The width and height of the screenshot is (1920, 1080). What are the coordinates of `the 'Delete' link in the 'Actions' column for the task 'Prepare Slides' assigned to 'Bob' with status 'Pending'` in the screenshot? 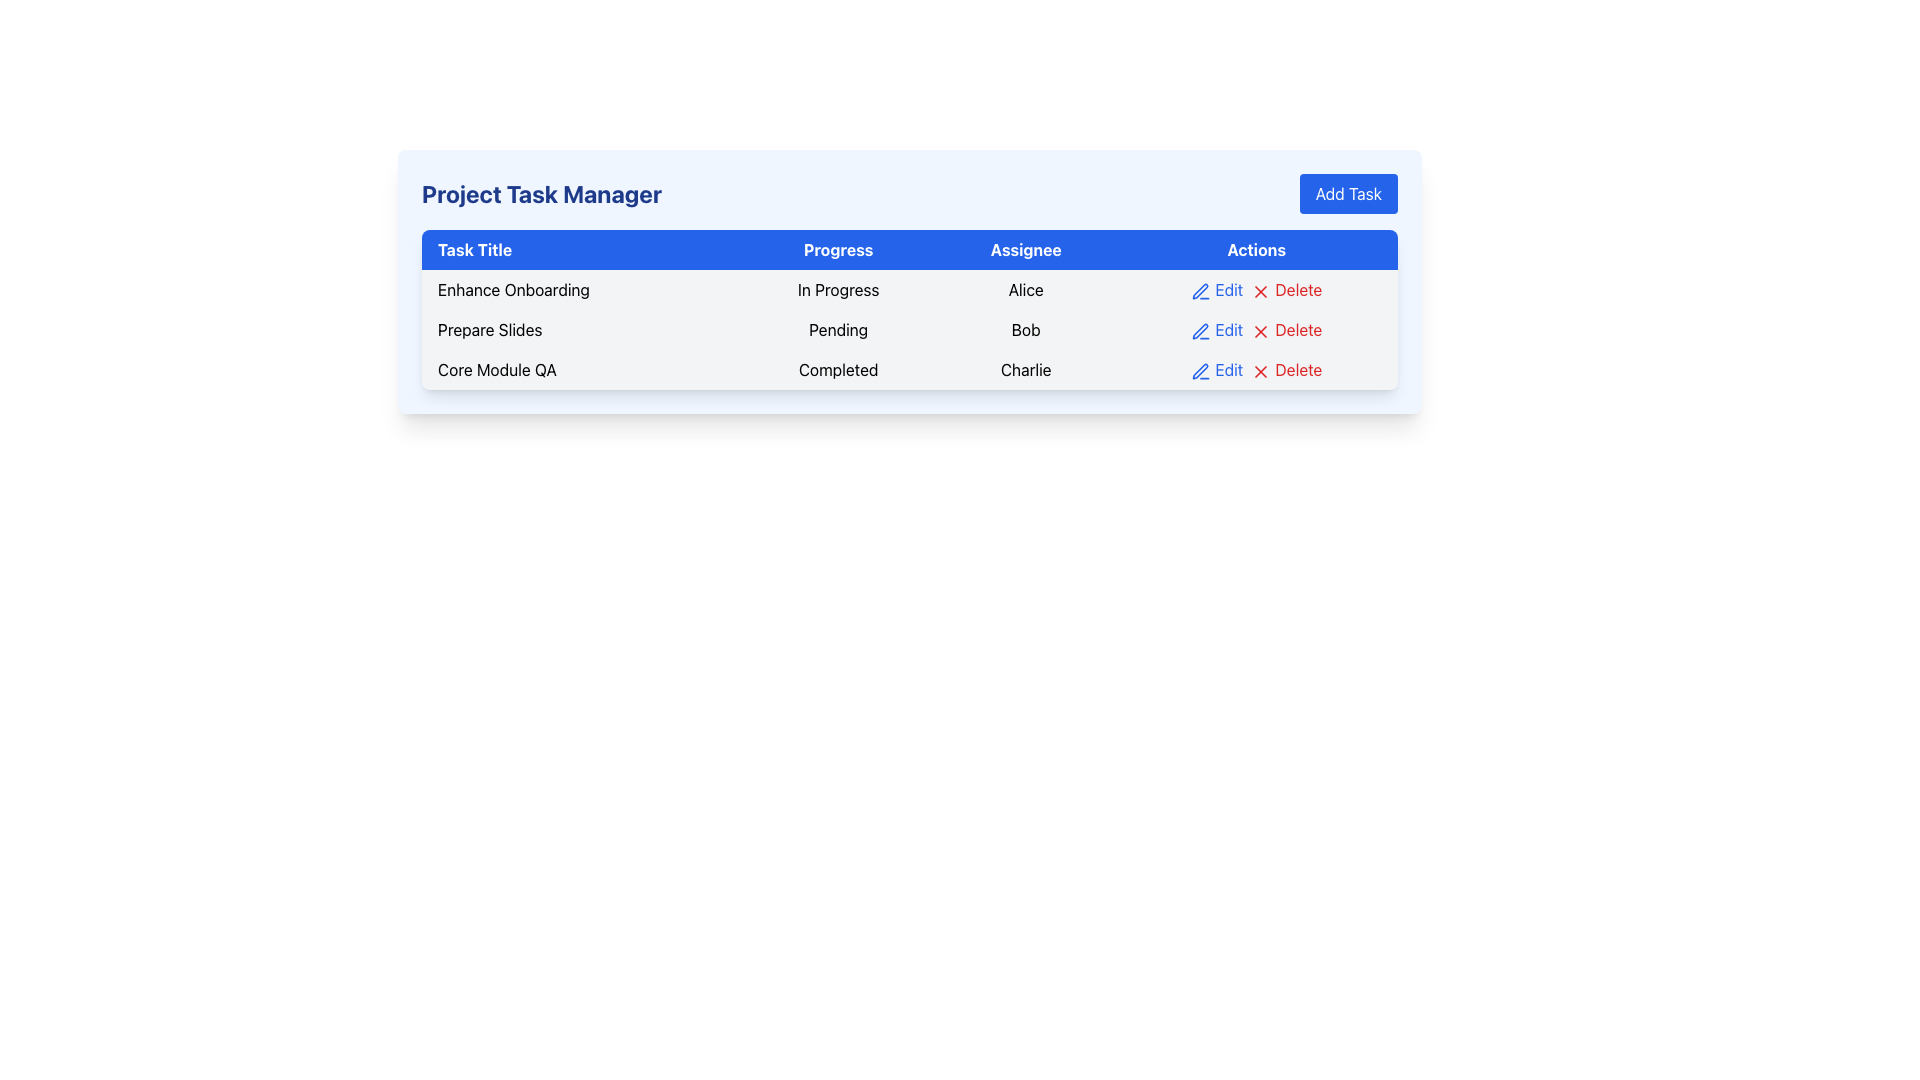 It's located at (1255, 329).